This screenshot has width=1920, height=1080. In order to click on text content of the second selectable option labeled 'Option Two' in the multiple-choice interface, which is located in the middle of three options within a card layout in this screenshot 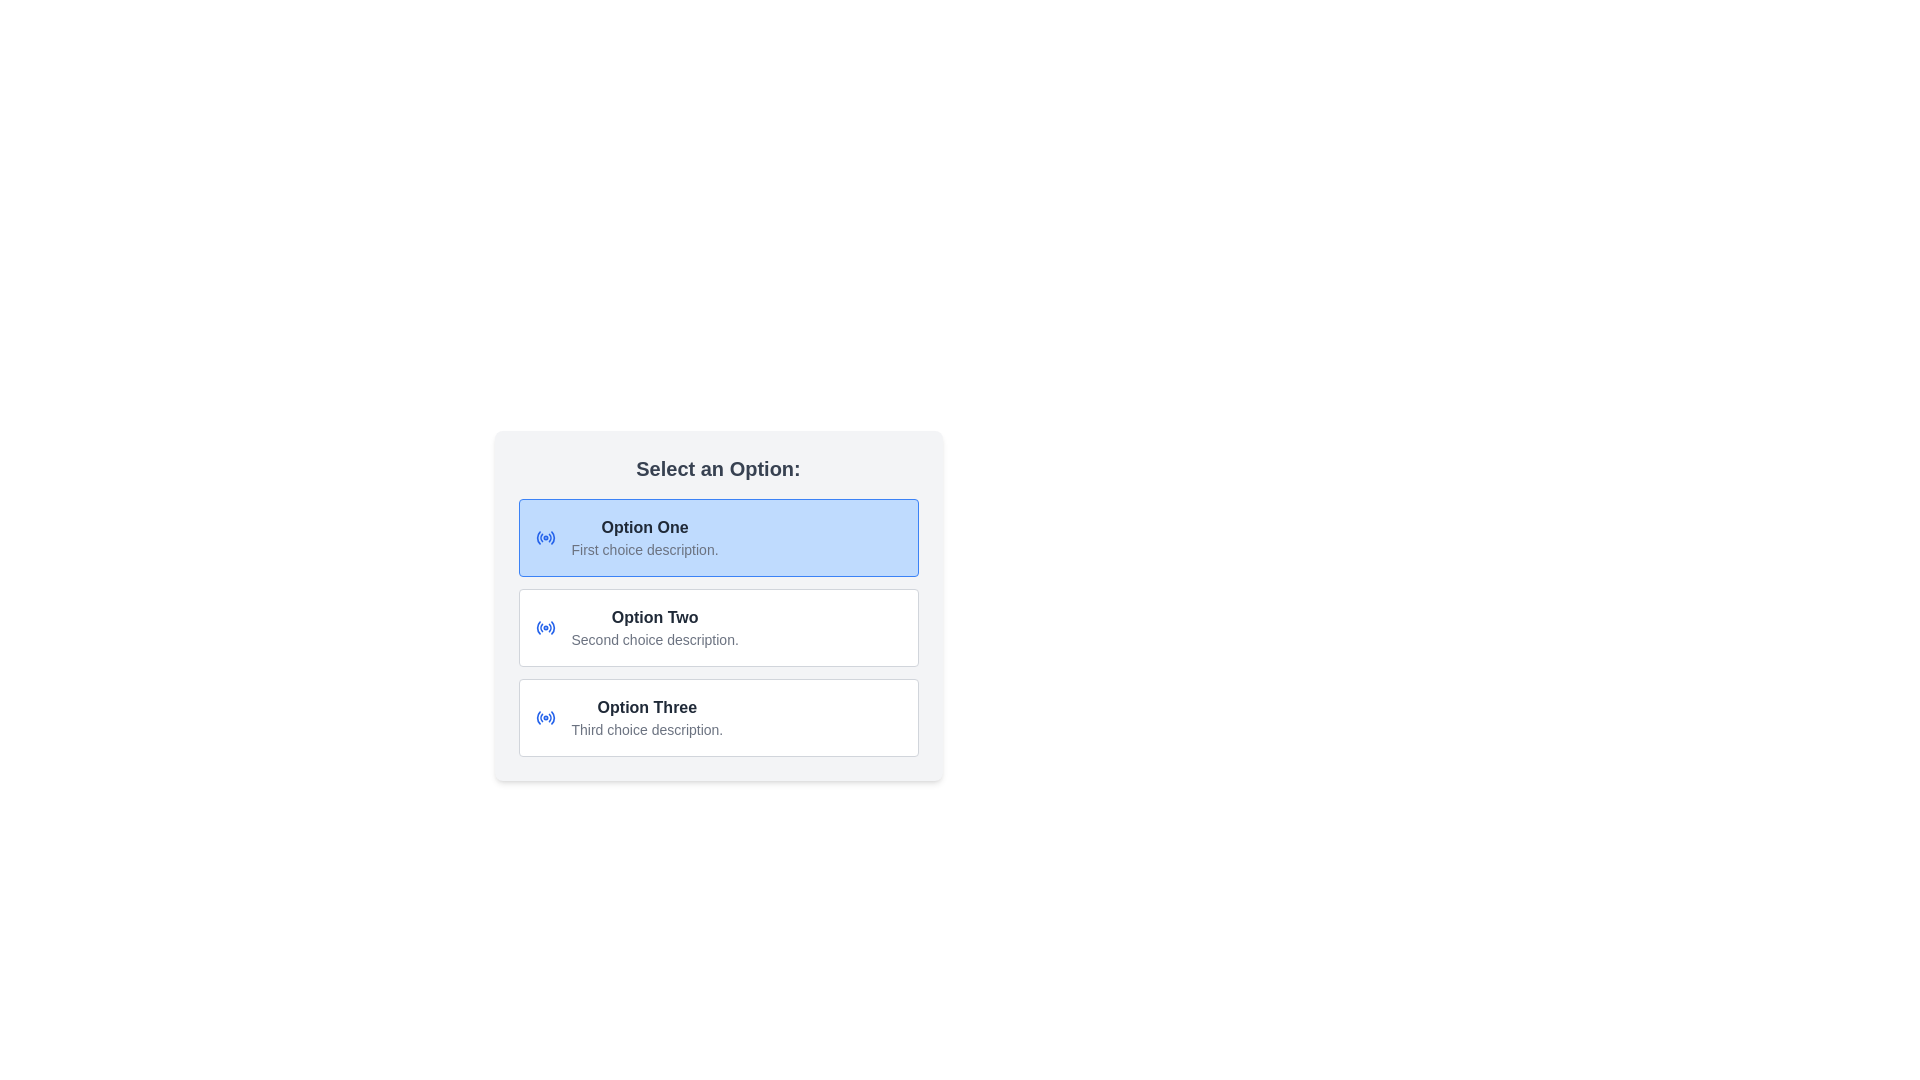, I will do `click(655, 627)`.